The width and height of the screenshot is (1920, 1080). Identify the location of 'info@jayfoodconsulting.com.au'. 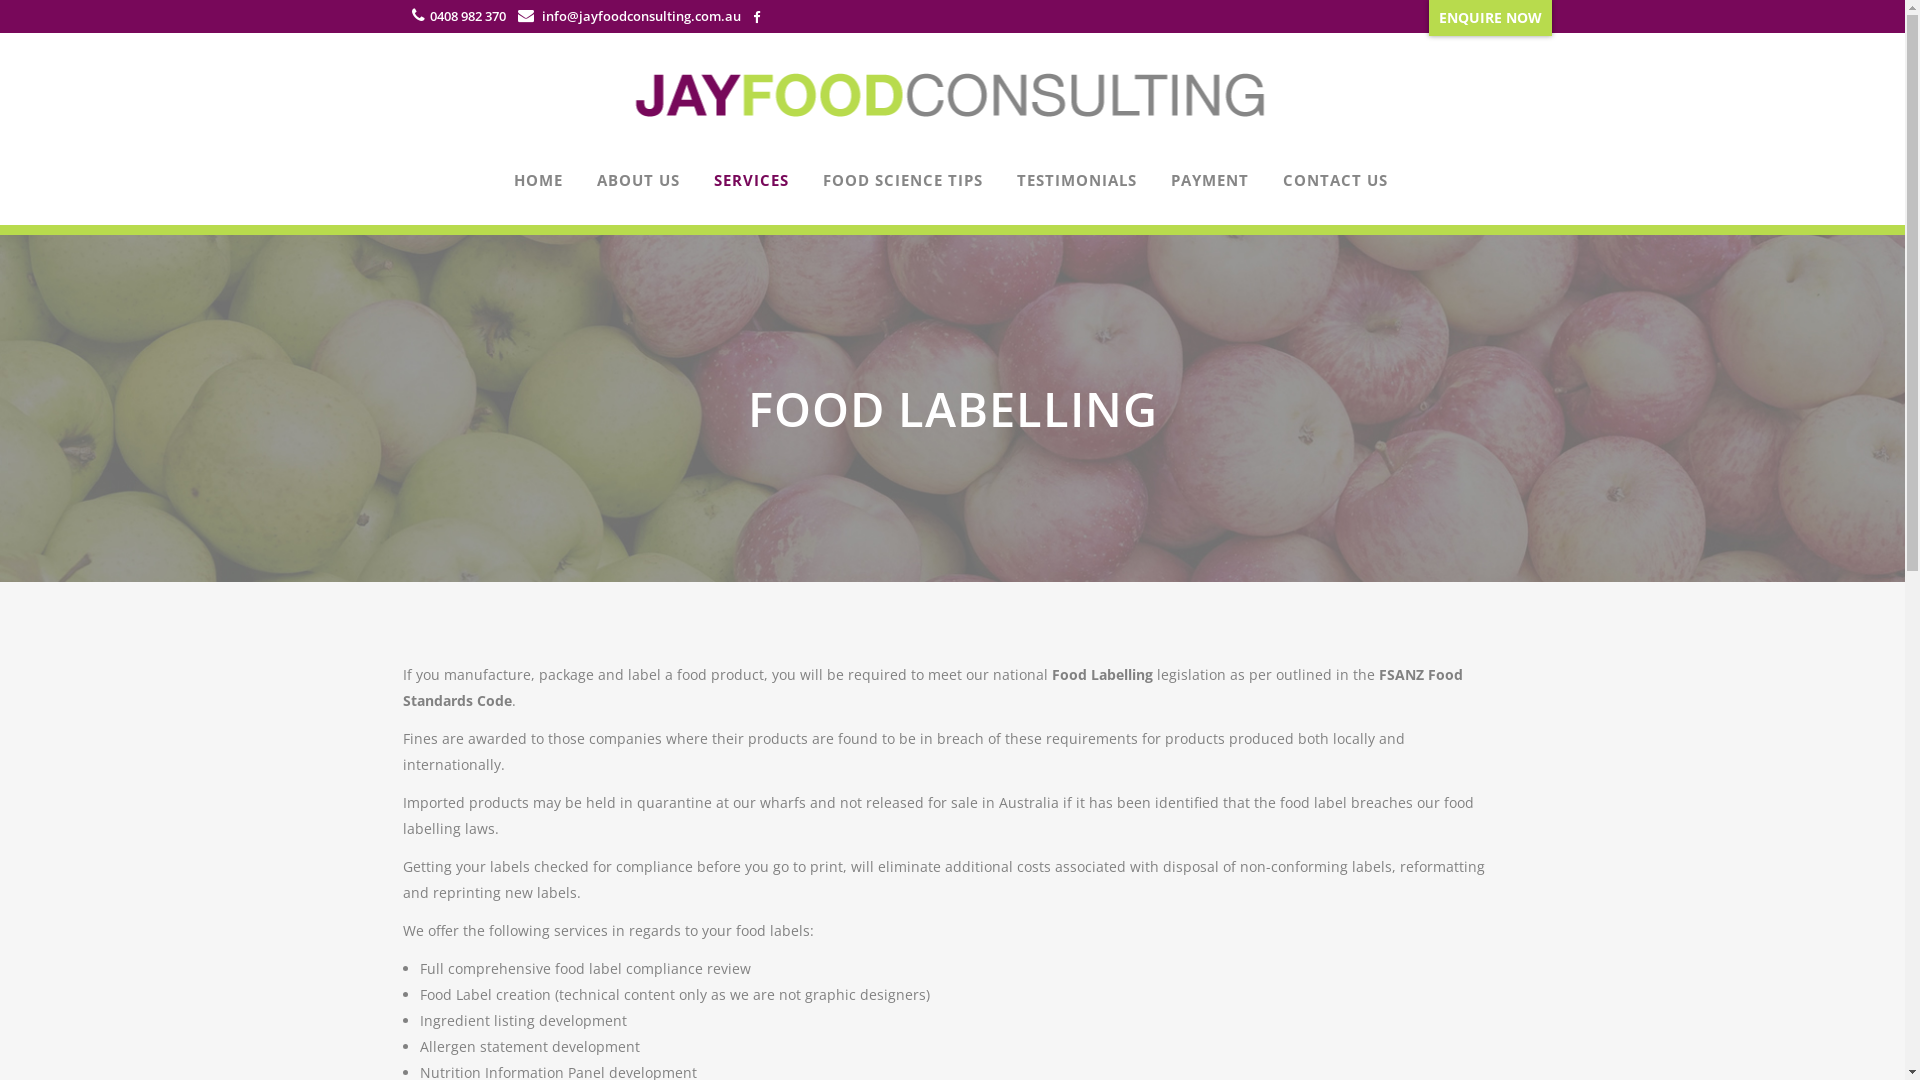
(637, 15).